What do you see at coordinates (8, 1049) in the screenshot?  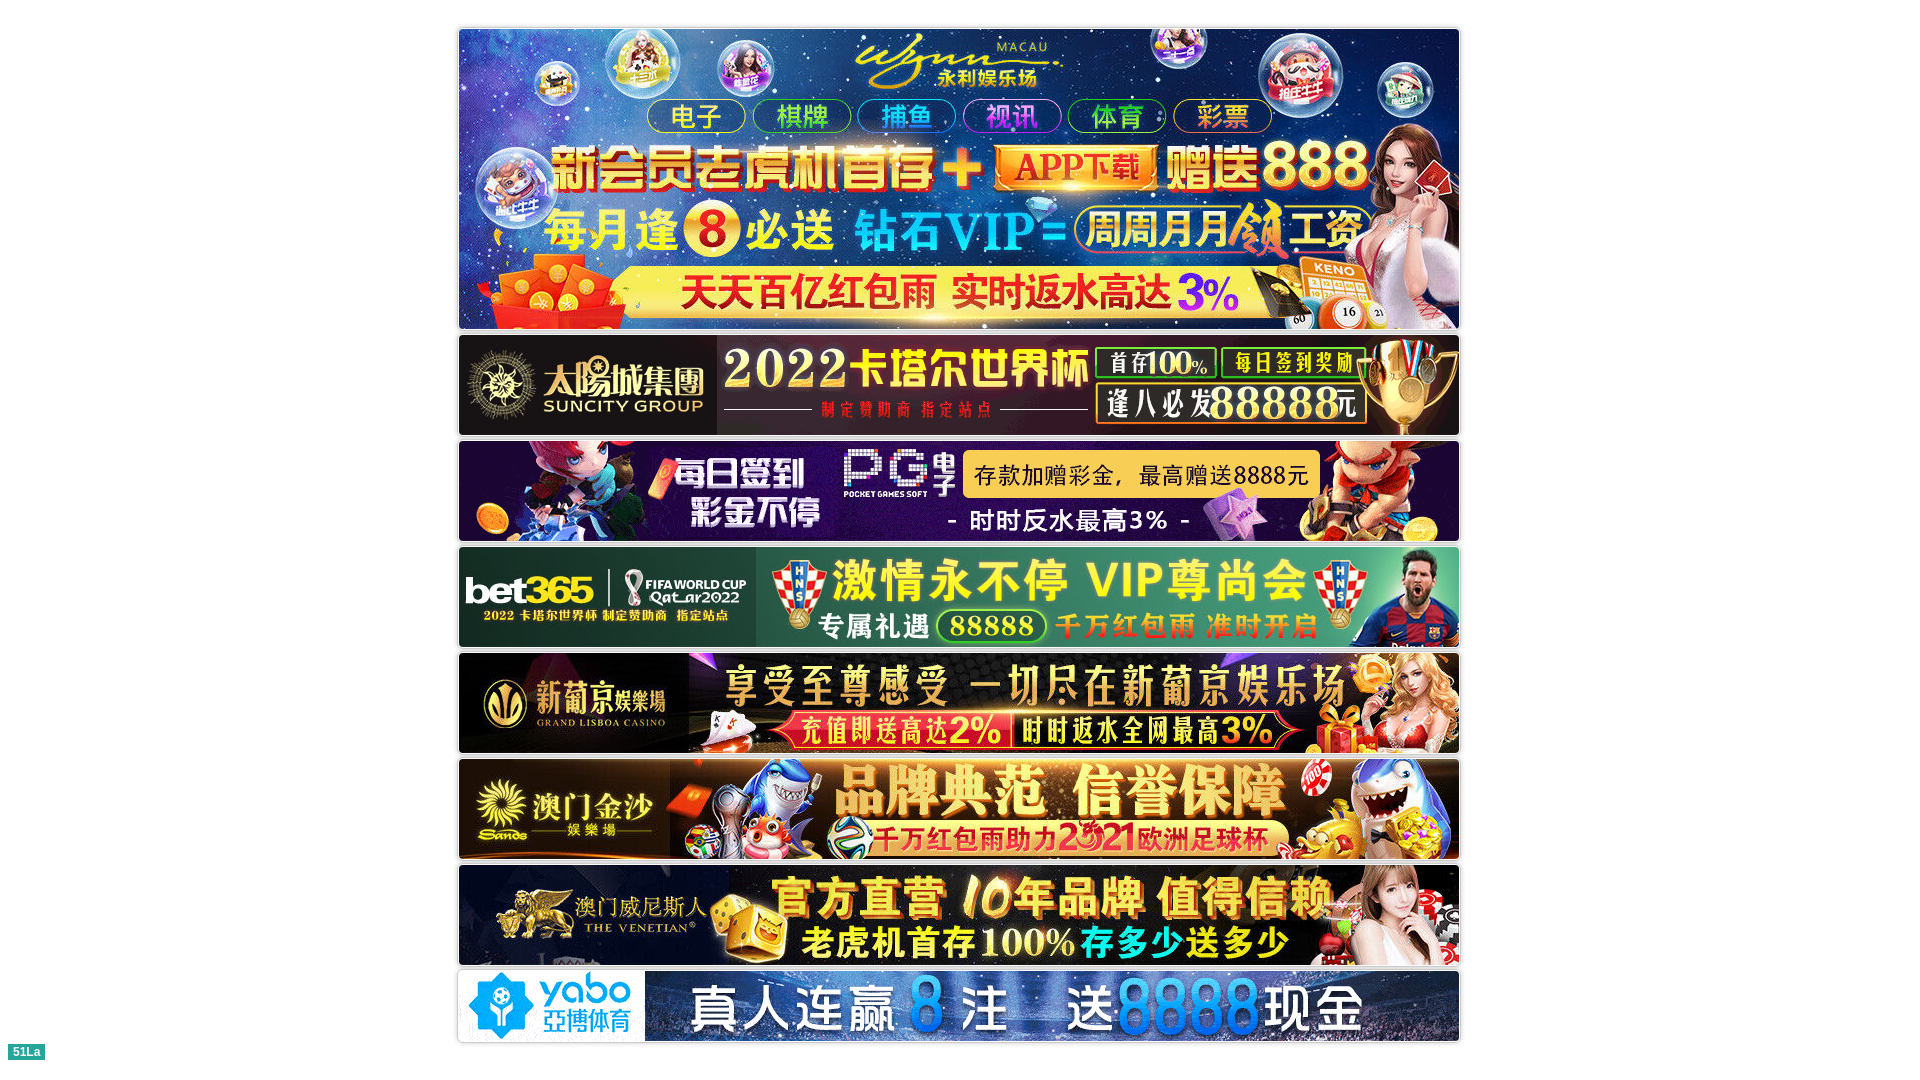 I see `'51La'` at bounding box center [8, 1049].